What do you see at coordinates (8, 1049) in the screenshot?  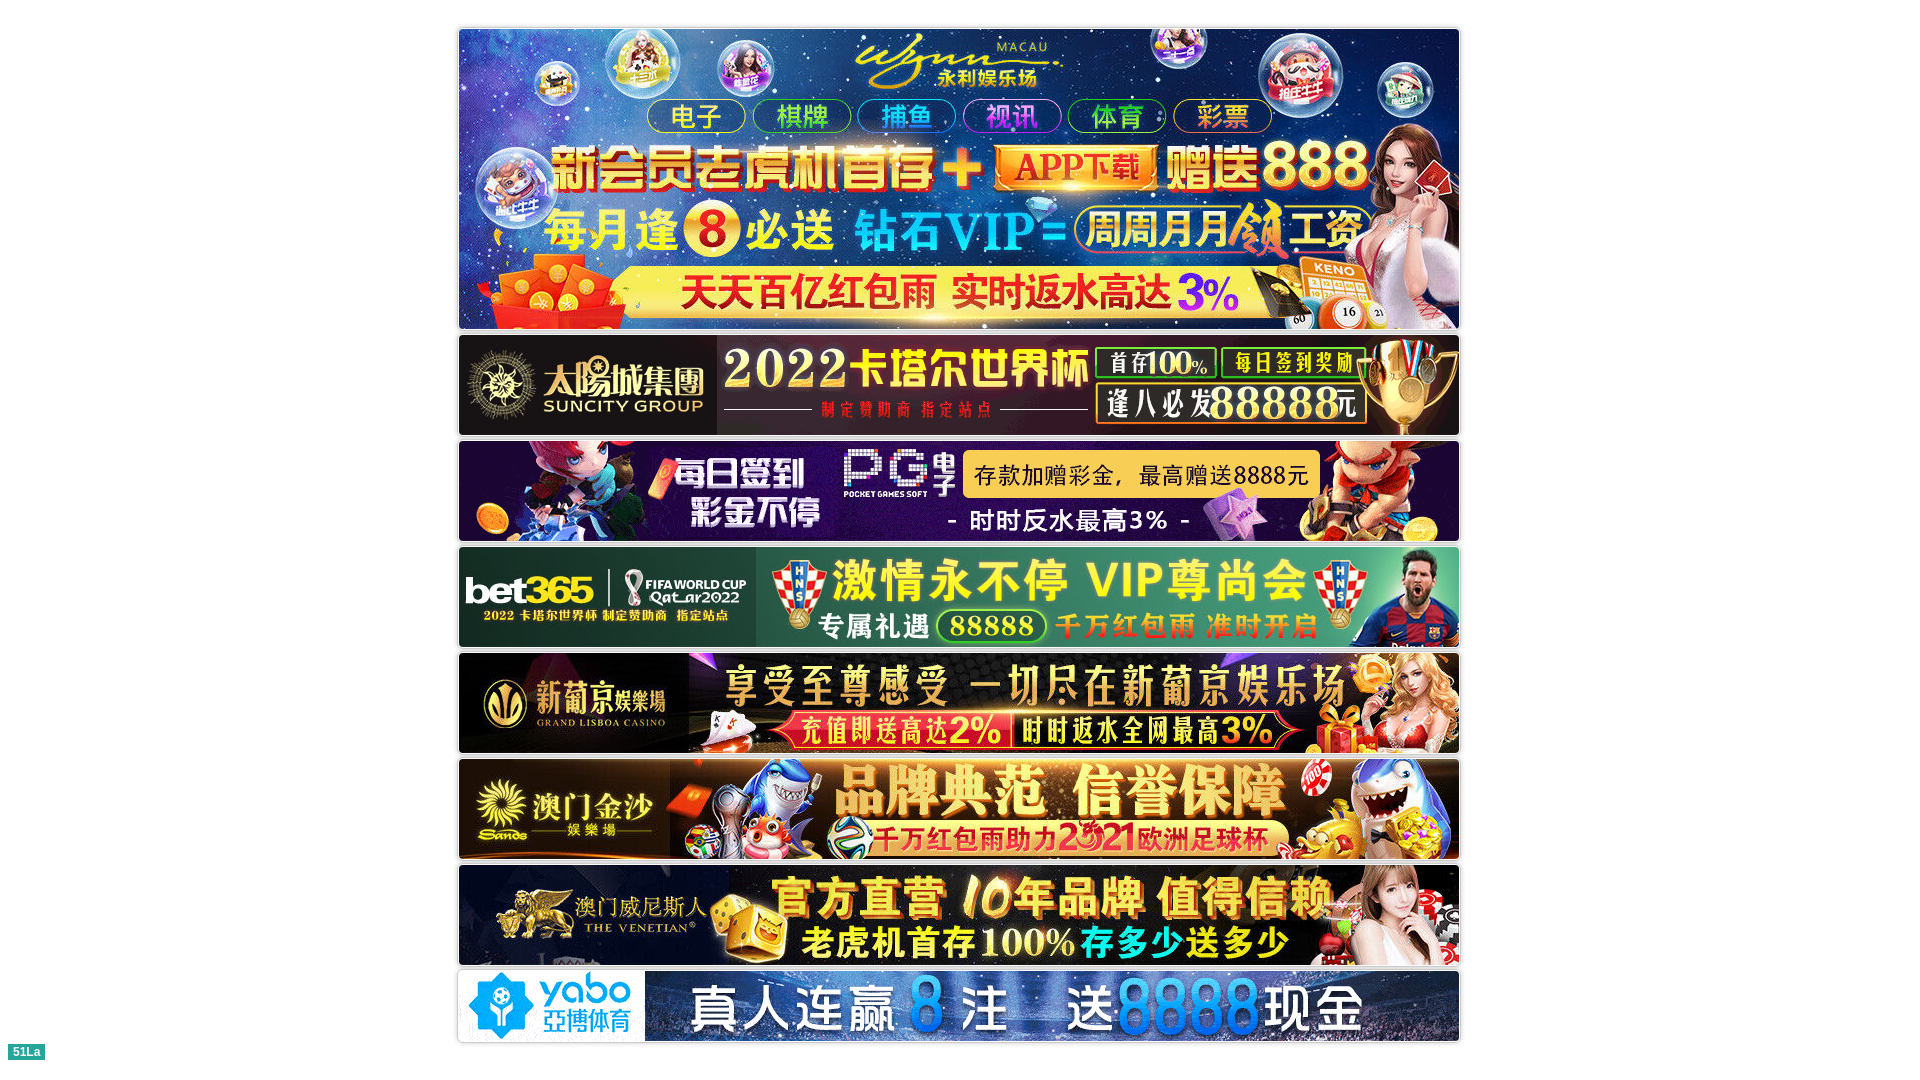 I see `'51La'` at bounding box center [8, 1049].